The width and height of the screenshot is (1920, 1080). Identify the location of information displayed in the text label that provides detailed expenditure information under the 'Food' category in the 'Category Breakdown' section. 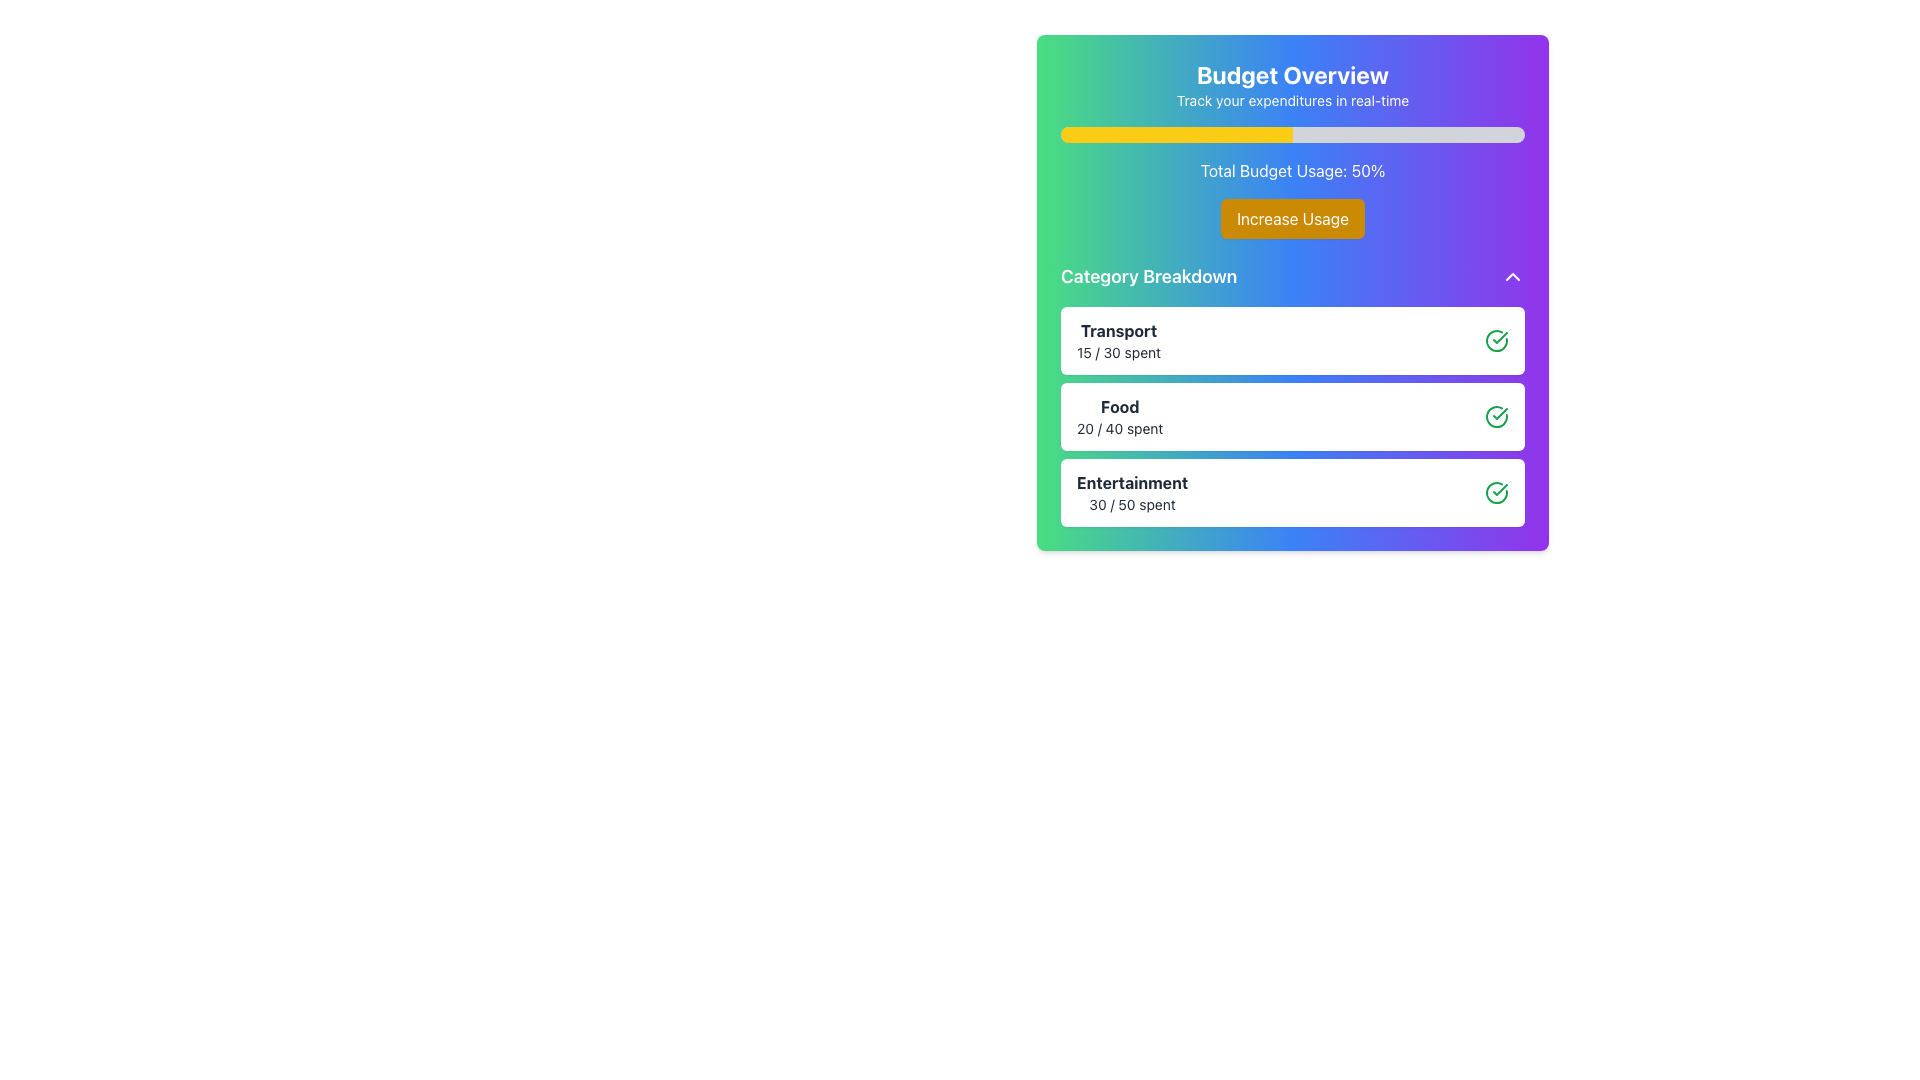
(1120, 427).